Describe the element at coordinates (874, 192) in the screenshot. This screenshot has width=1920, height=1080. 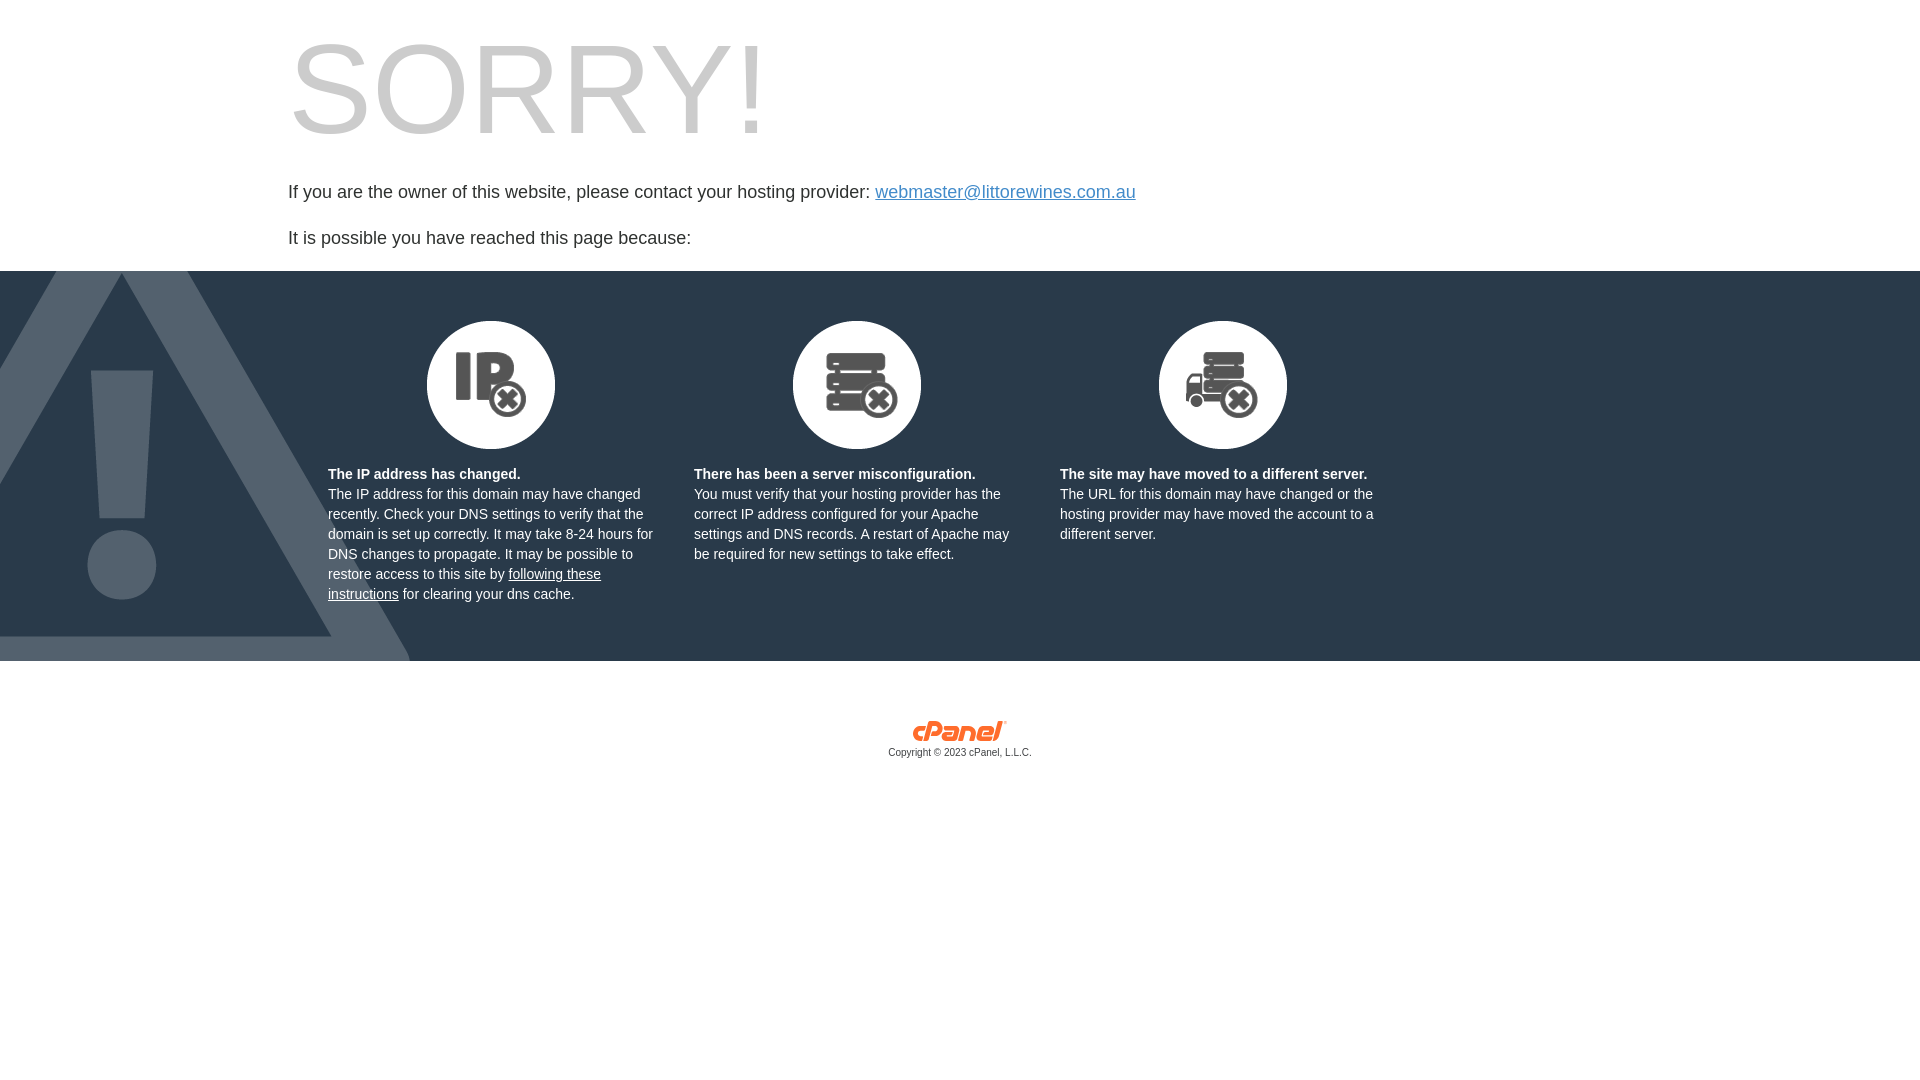
I see `'webmaster@littorewines.com.au'` at that location.